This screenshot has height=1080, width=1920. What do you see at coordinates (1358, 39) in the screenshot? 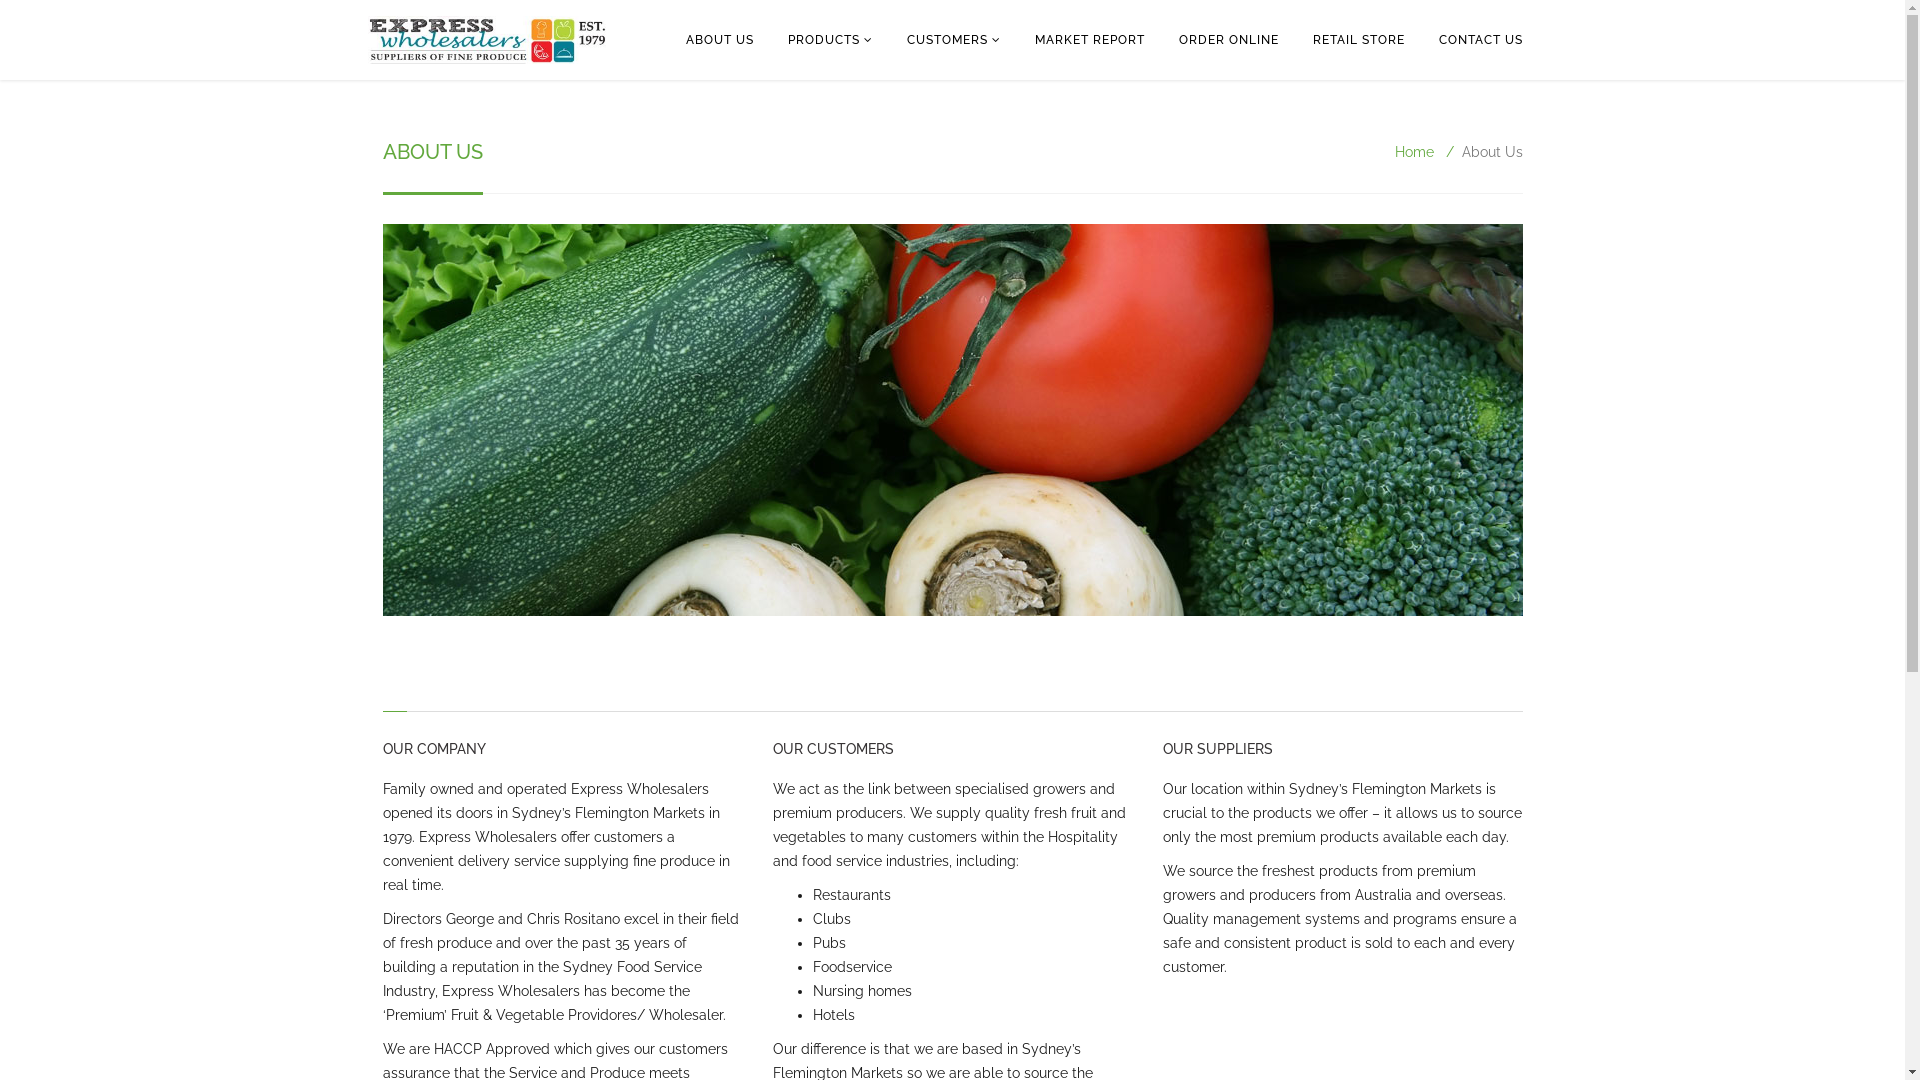
I see `'RETAIL STORE'` at bounding box center [1358, 39].